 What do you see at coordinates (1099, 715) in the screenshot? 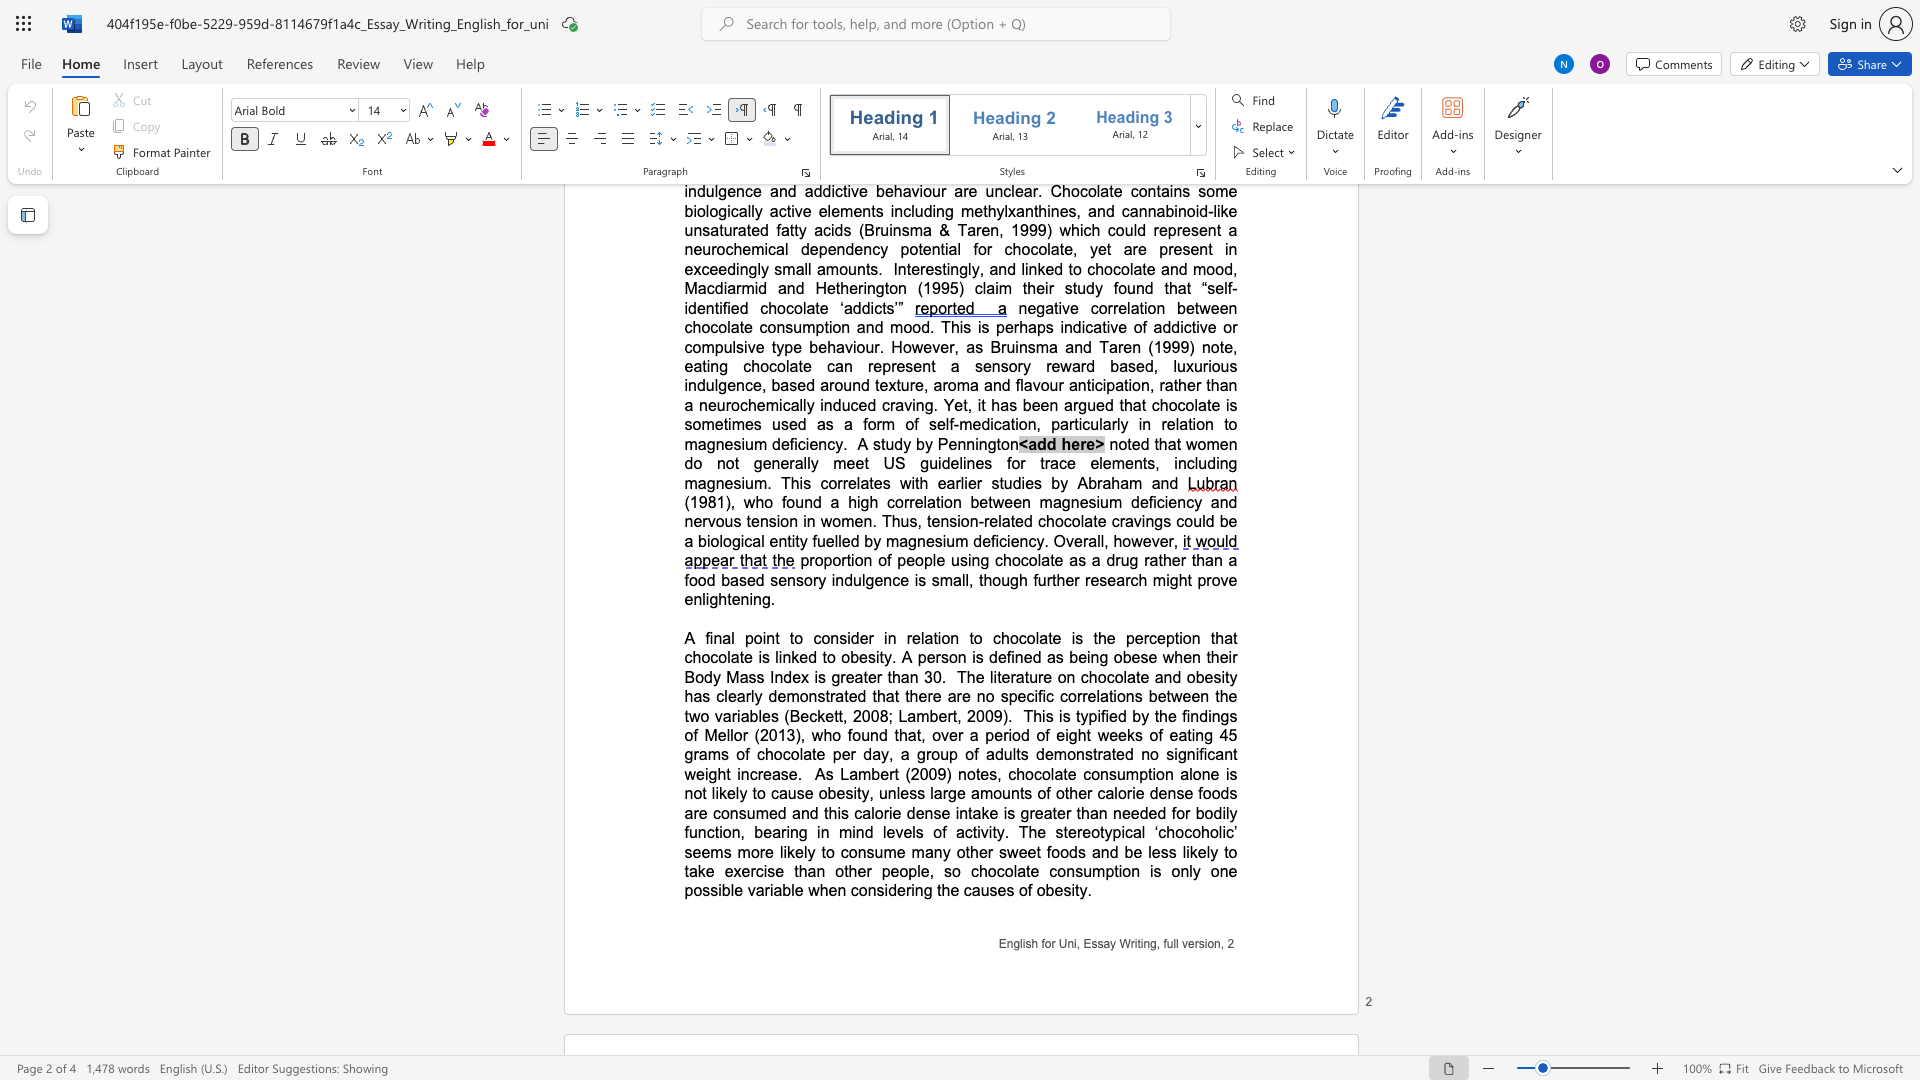
I see `the subset text "fied by the findings of Mellor (2013), who found that, over a period of eight weeks of eating 45 grams of chocolate per day, a group of a" within the text "This is typified by the findings of Mellor (2013), who found that, over a period of eight weeks of eating 45 grams of chocolate per day, a group of adults"` at bounding box center [1099, 715].